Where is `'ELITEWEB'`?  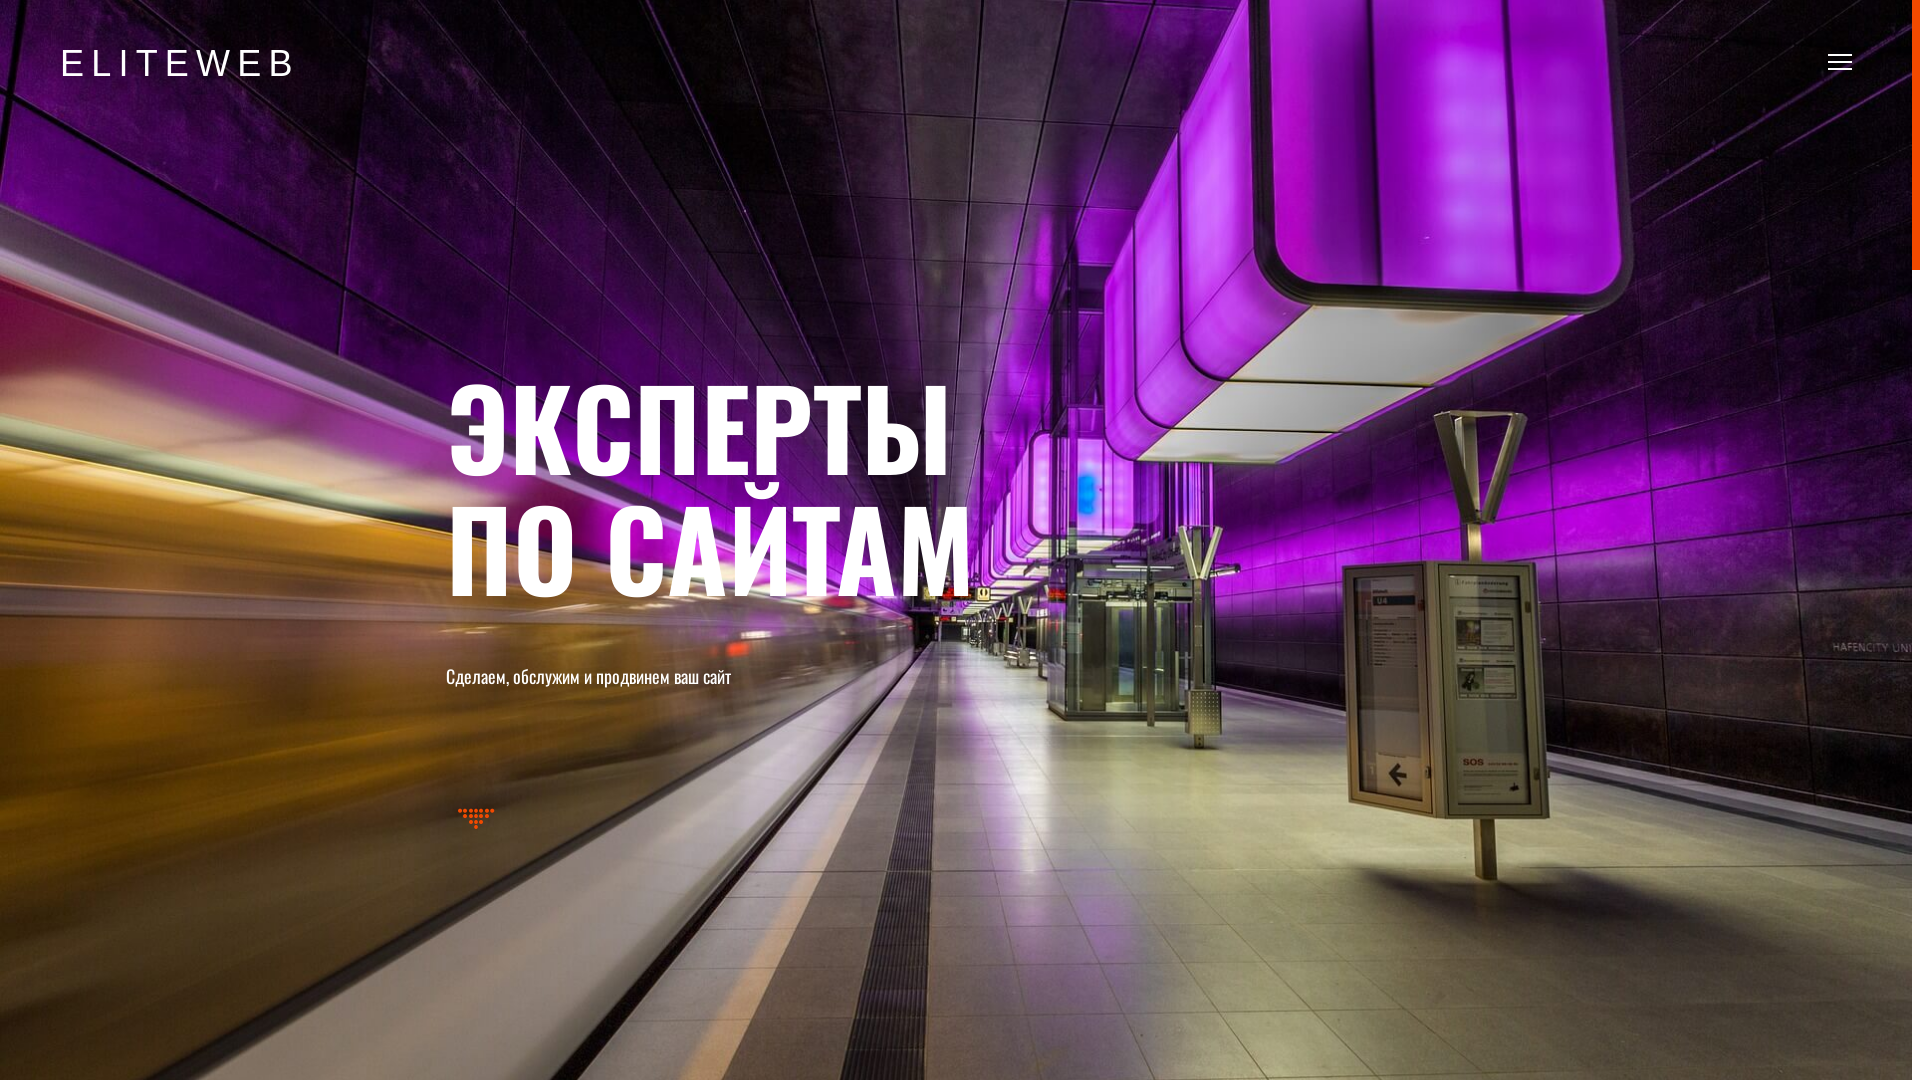
'ELITEWEB' is located at coordinates (180, 63).